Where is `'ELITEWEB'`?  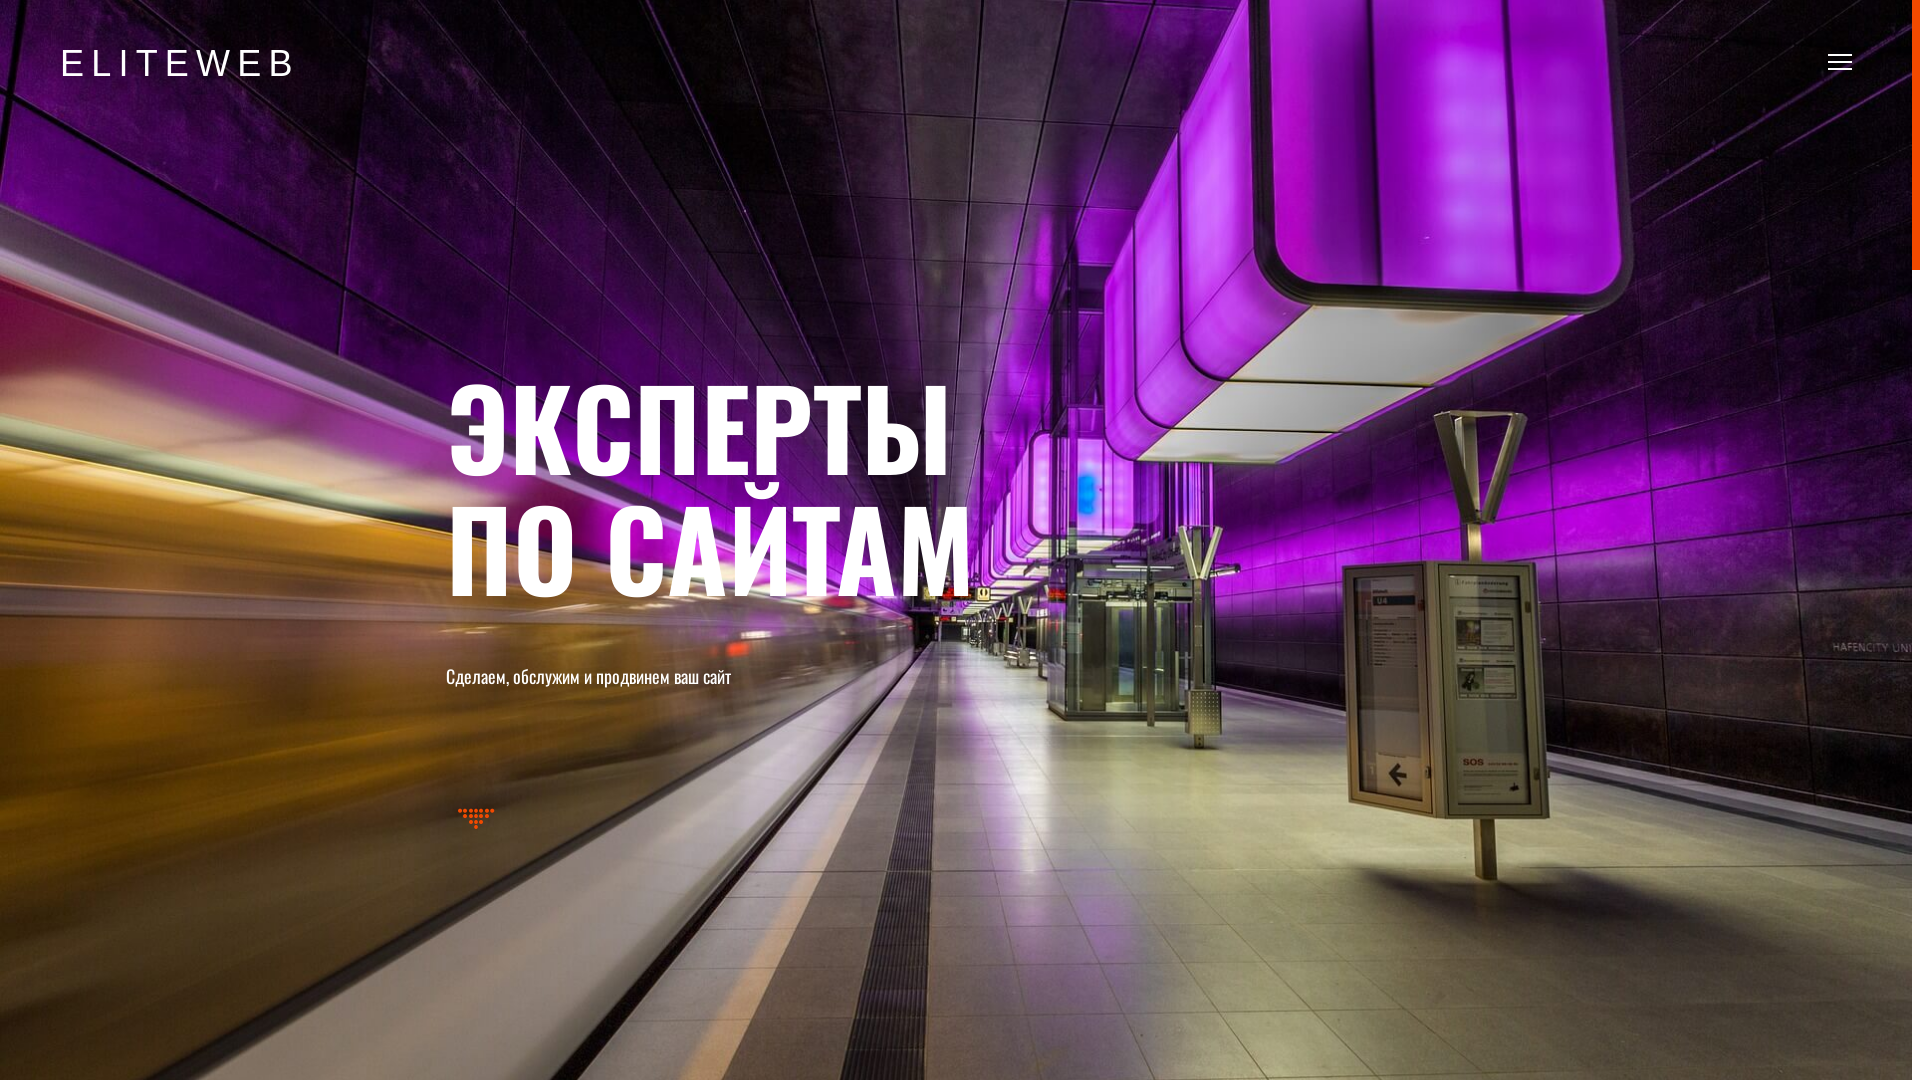
'ELITEWEB' is located at coordinates (180, 63).